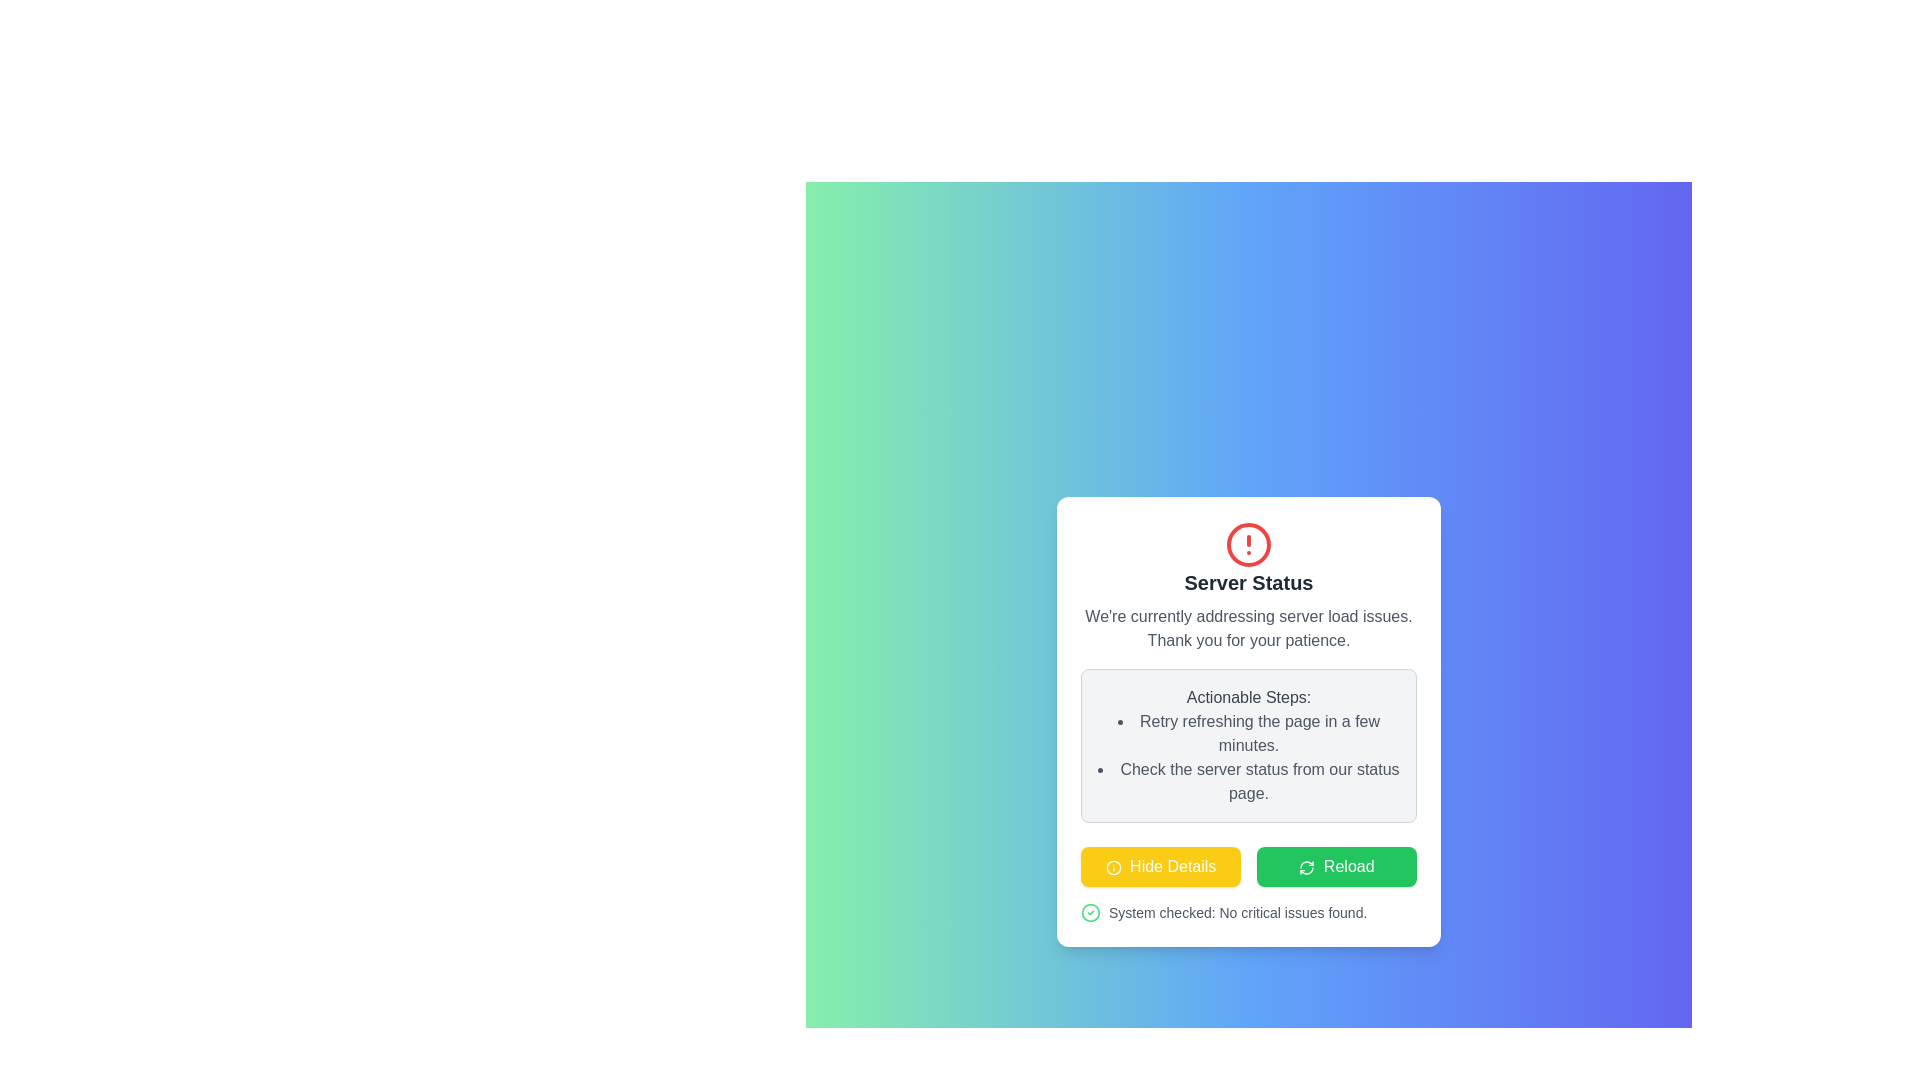 This screenshot has width=1920, height=1080. Describe the element at coordinates (1247, 913) in the screenshot. I see `the status message element that displays a green checkmark indicating no critical issues were found, located at the bottom of the card interface, below the 'Hide Details' and 'Reload' buttons` at that location.